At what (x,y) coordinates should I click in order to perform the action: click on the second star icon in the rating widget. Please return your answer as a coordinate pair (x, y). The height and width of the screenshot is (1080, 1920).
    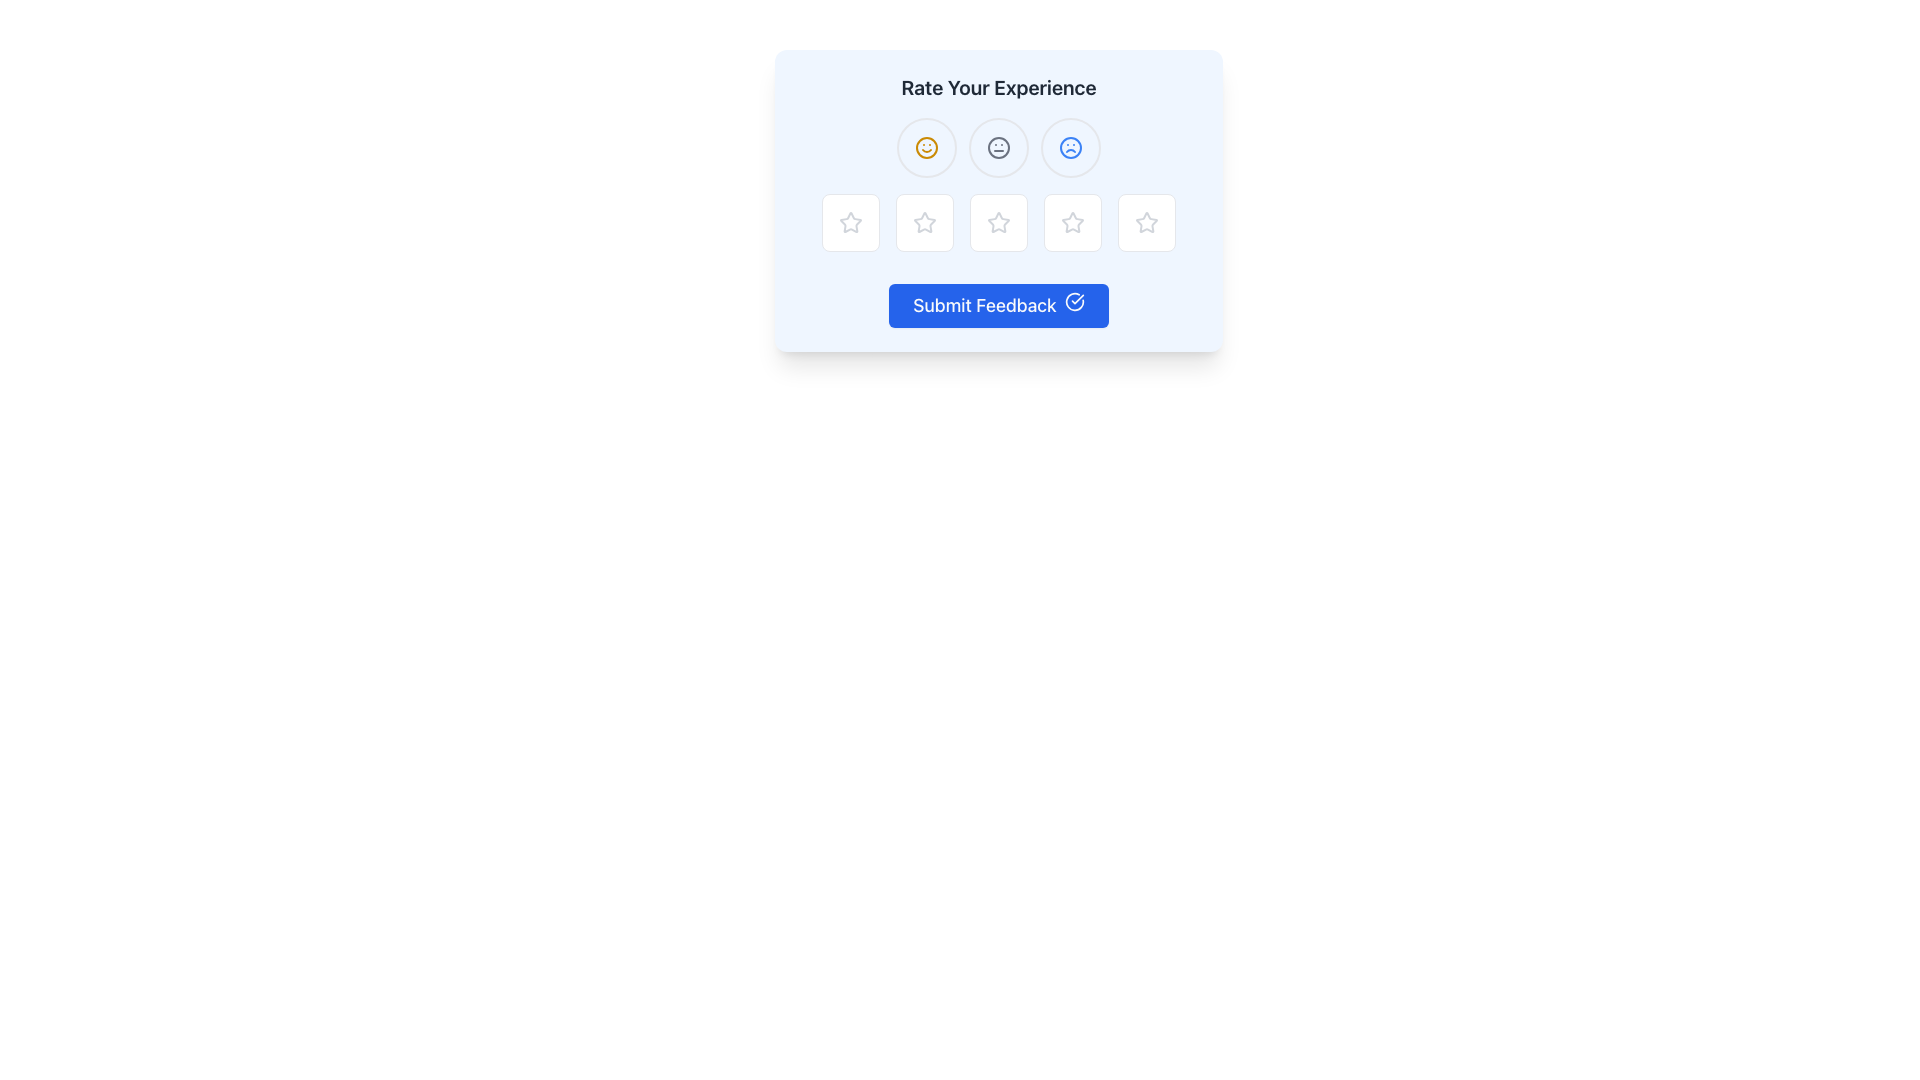
    Looking at the image, I should click on (924, 222).